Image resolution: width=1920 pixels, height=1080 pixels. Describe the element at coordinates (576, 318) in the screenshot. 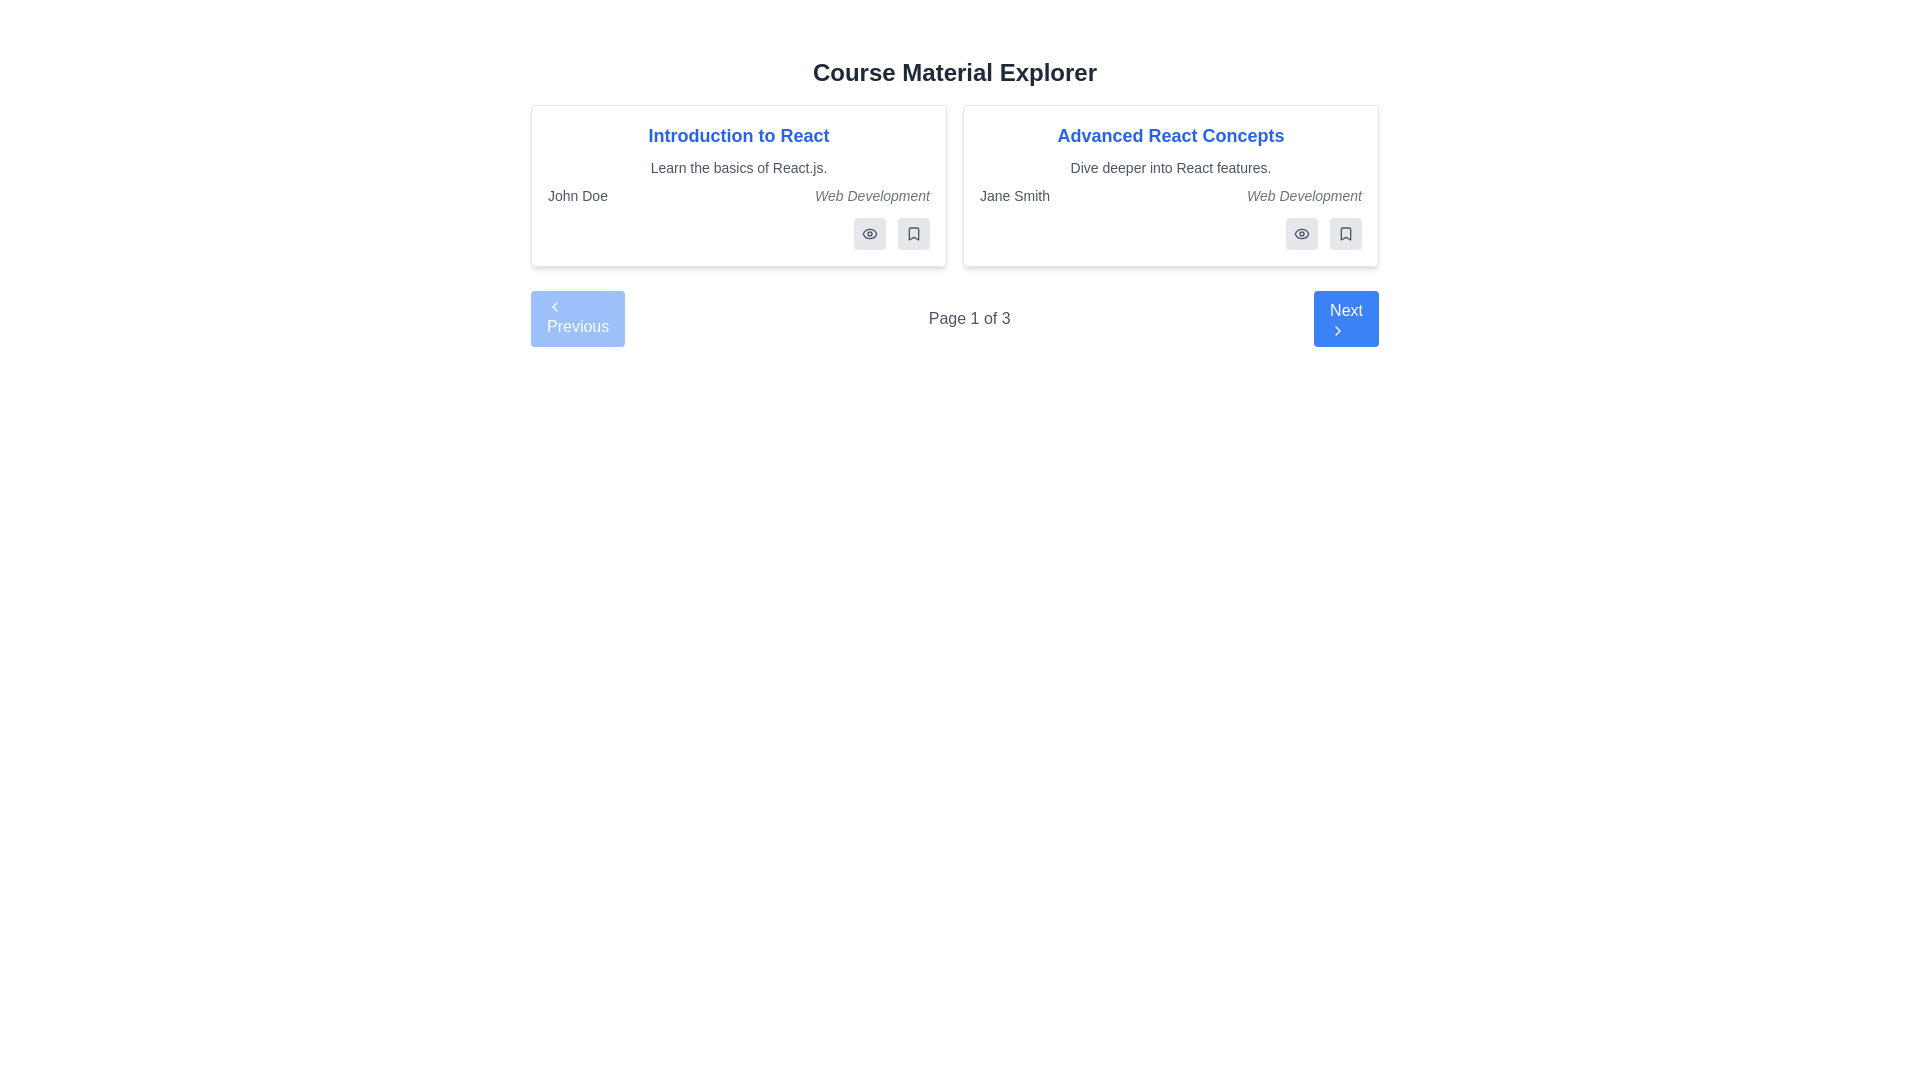

I see `the navigation button located at the bottom left corner of the interface` at that location.